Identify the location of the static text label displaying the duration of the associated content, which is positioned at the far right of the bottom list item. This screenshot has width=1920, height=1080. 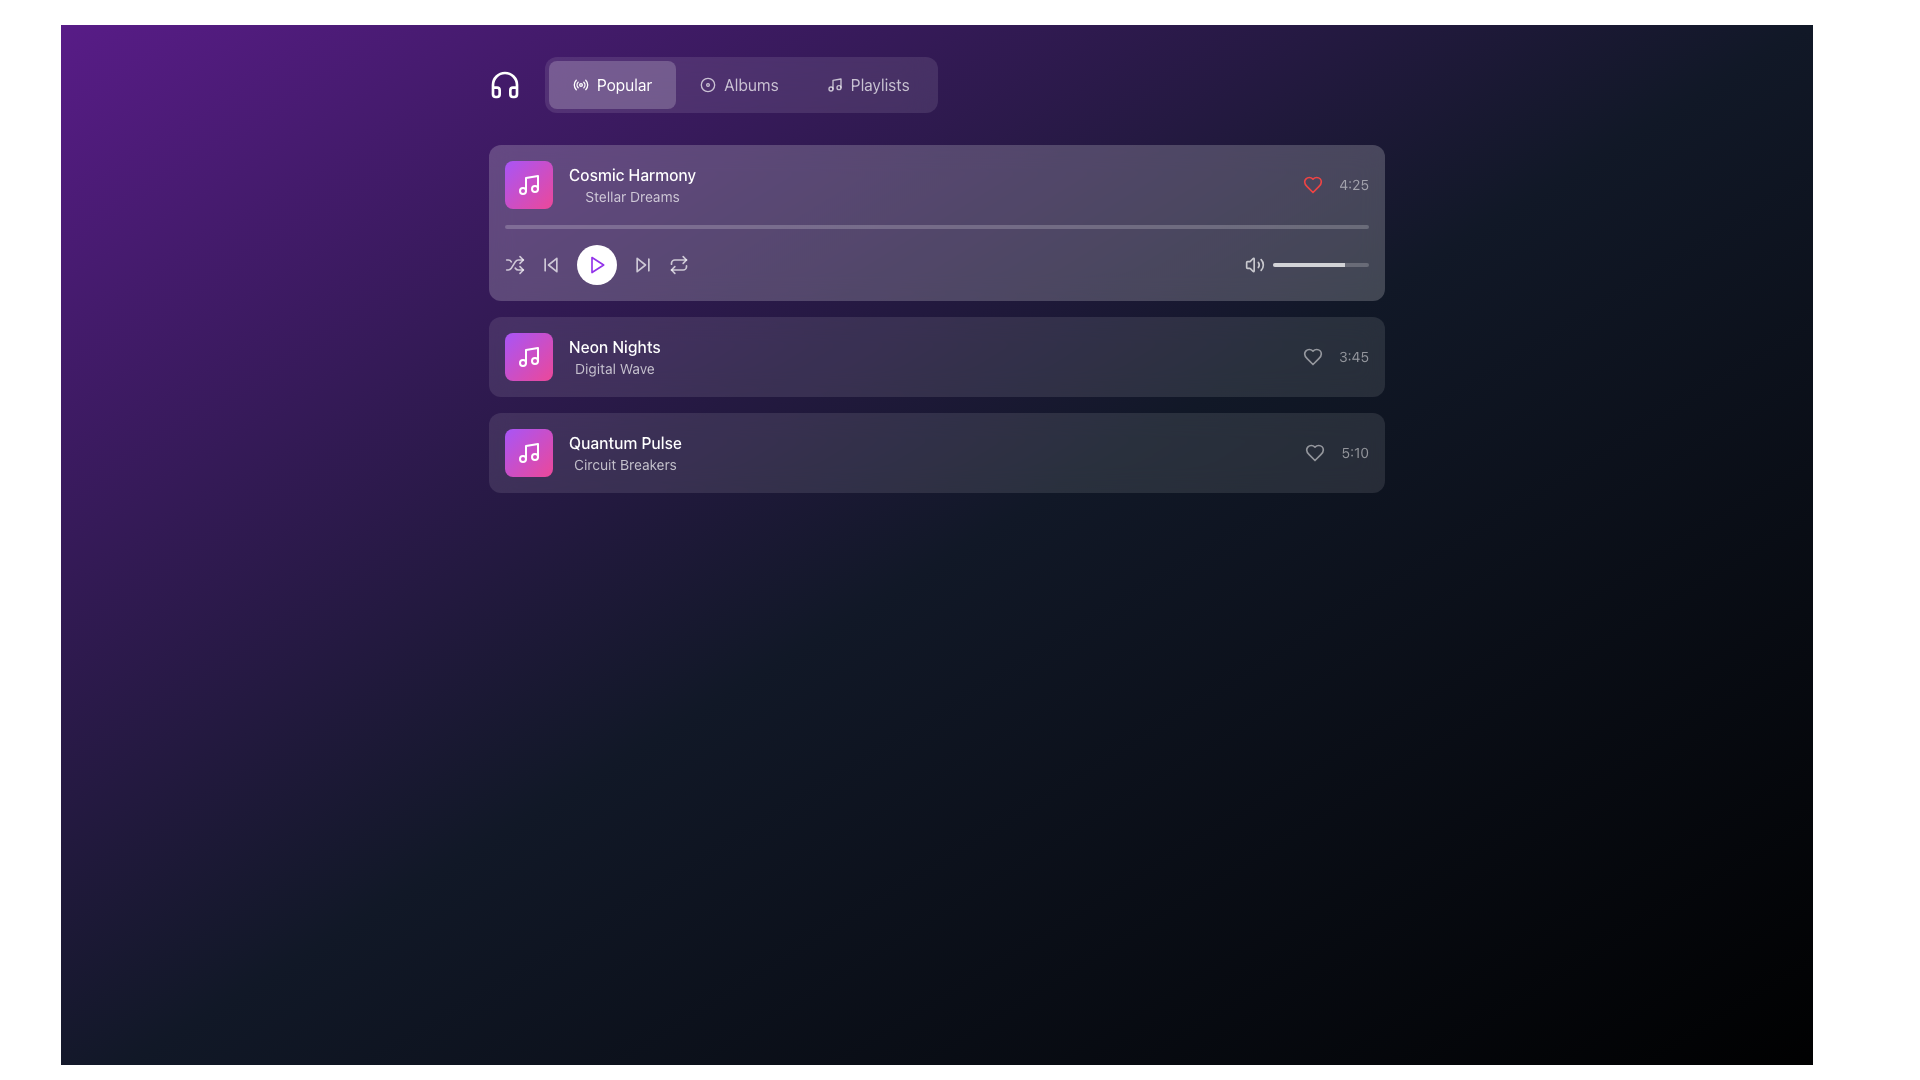
(1355, 452).